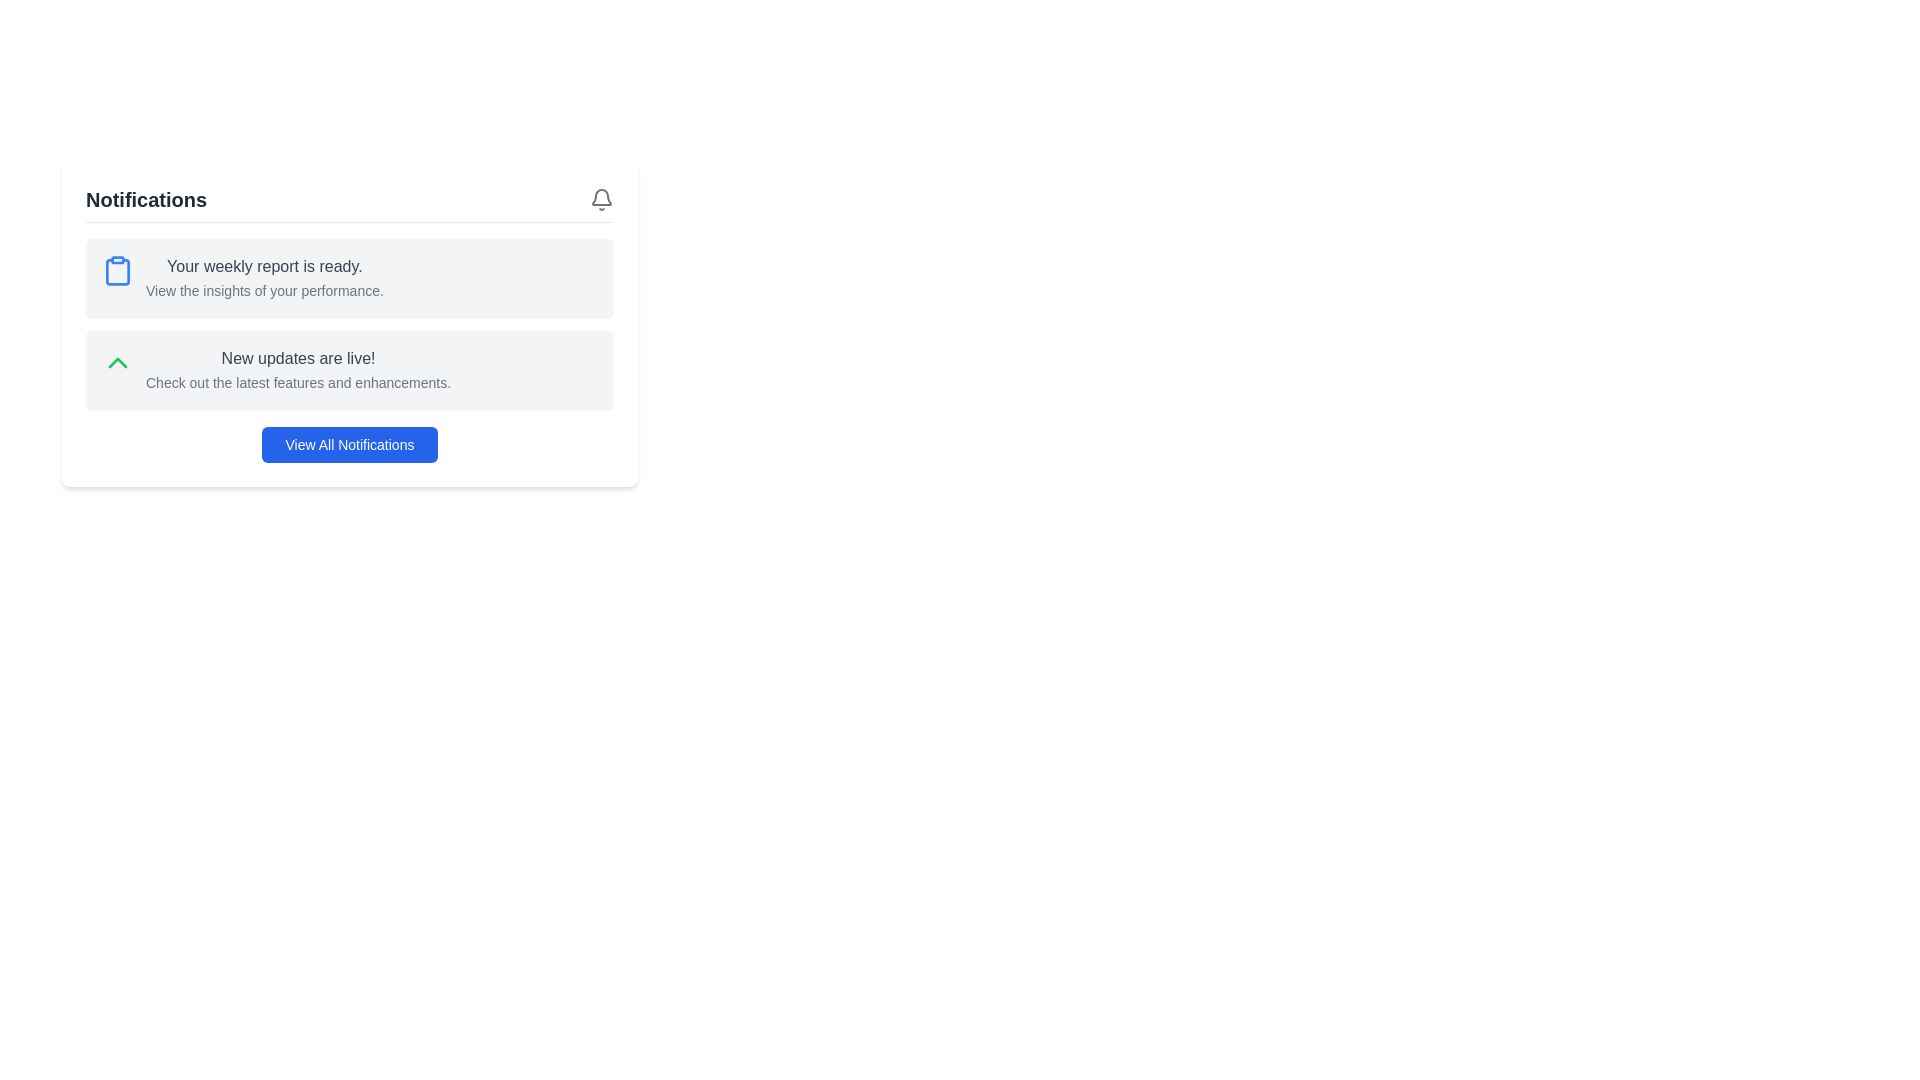  Describe the element at coordinates (263, 278) in the screenshot. I see `the text block that contains 'Your weekly report is ready.' and 'View the insights of your performance.'` at that location.